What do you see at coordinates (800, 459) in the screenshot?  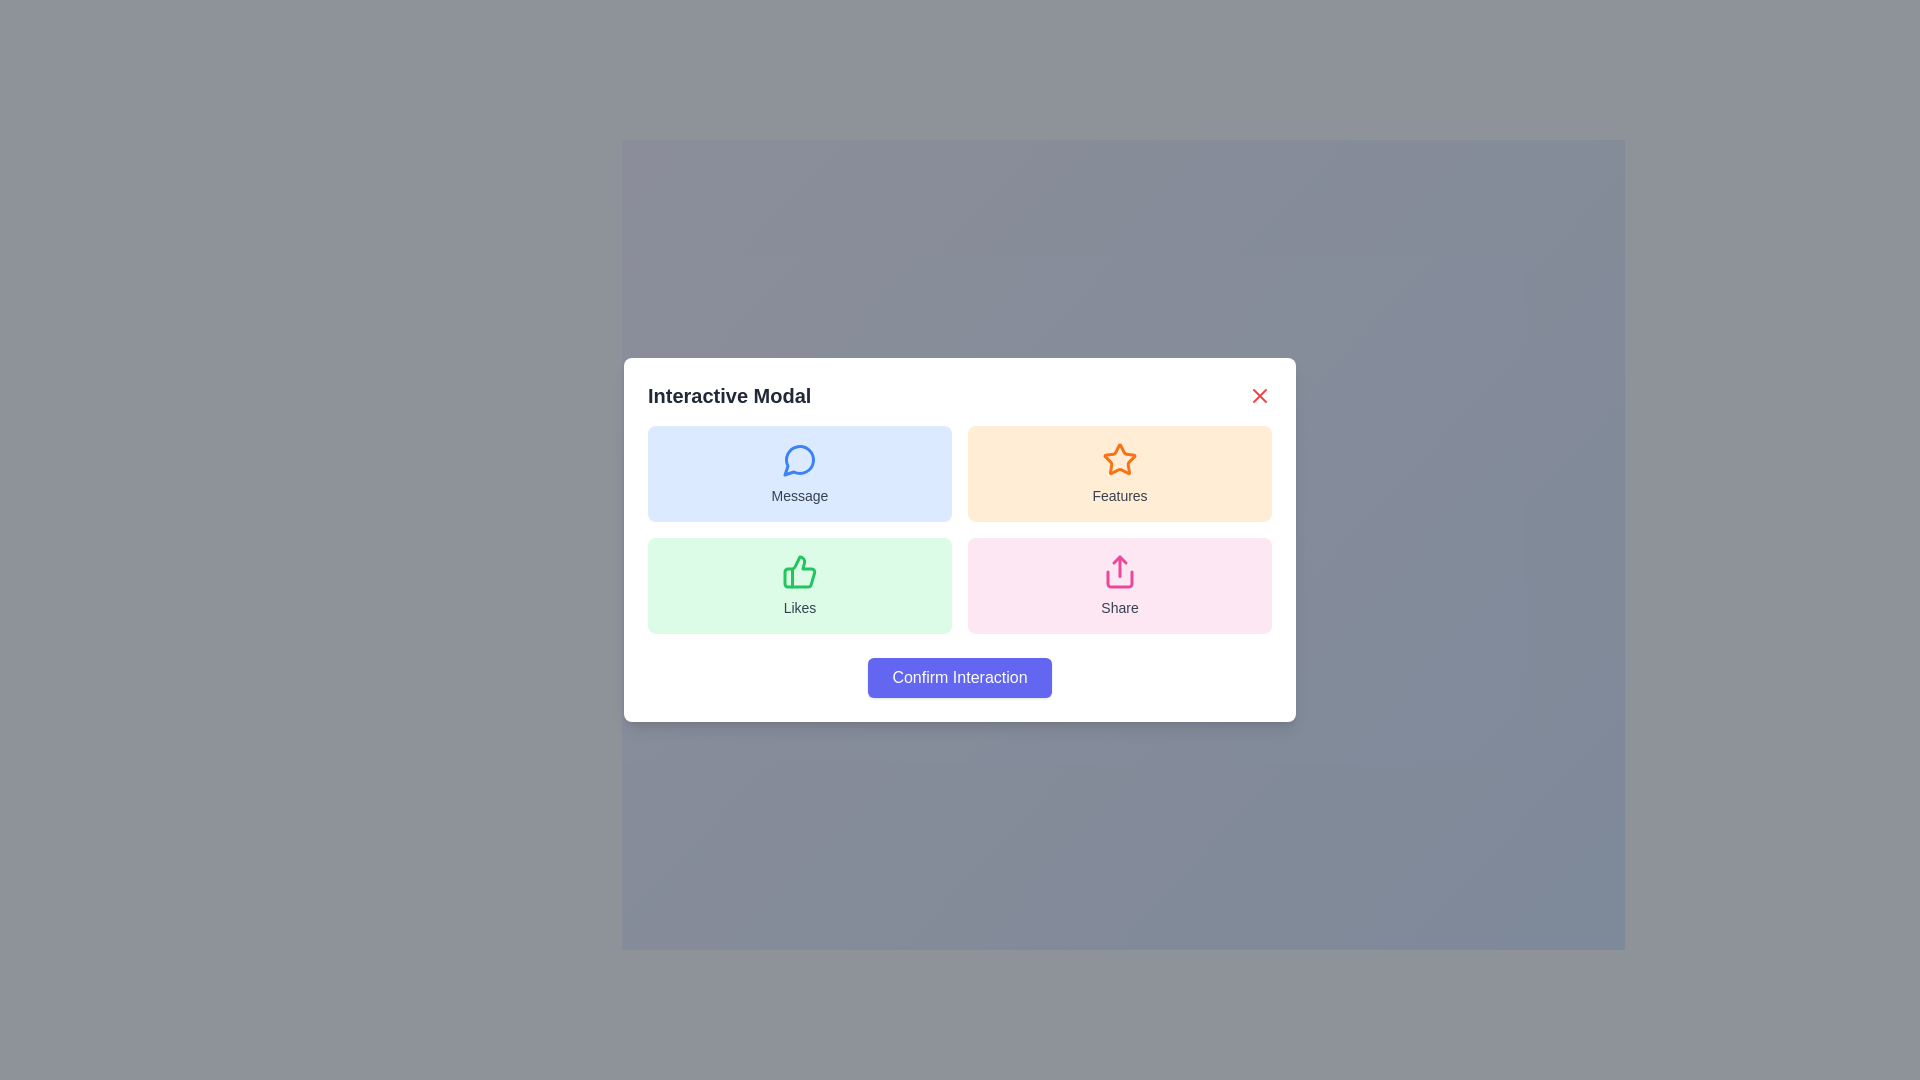 I see `the messaging icon located in the top-left corner of a blue rectangular card labeled 'Message', which is the first card in a 2x2 grid layout` at bounding box center [800, 459].